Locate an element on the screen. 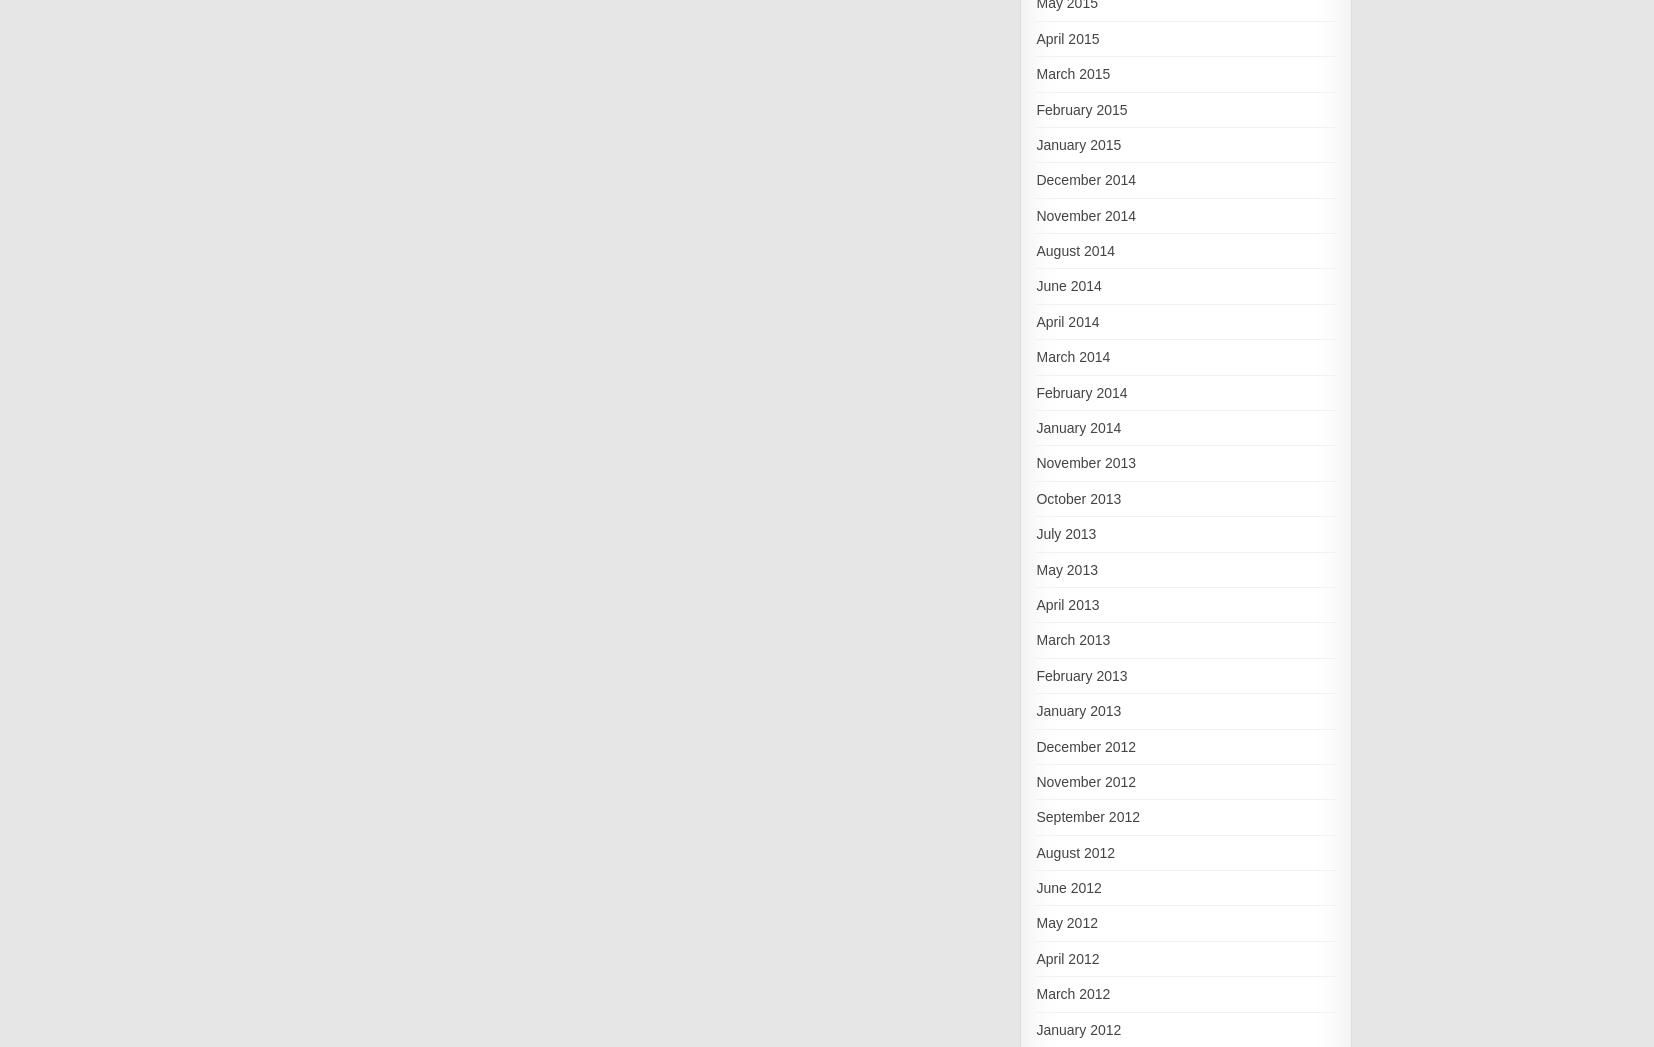  'January 2015' is located at coordinates (1035, 142).